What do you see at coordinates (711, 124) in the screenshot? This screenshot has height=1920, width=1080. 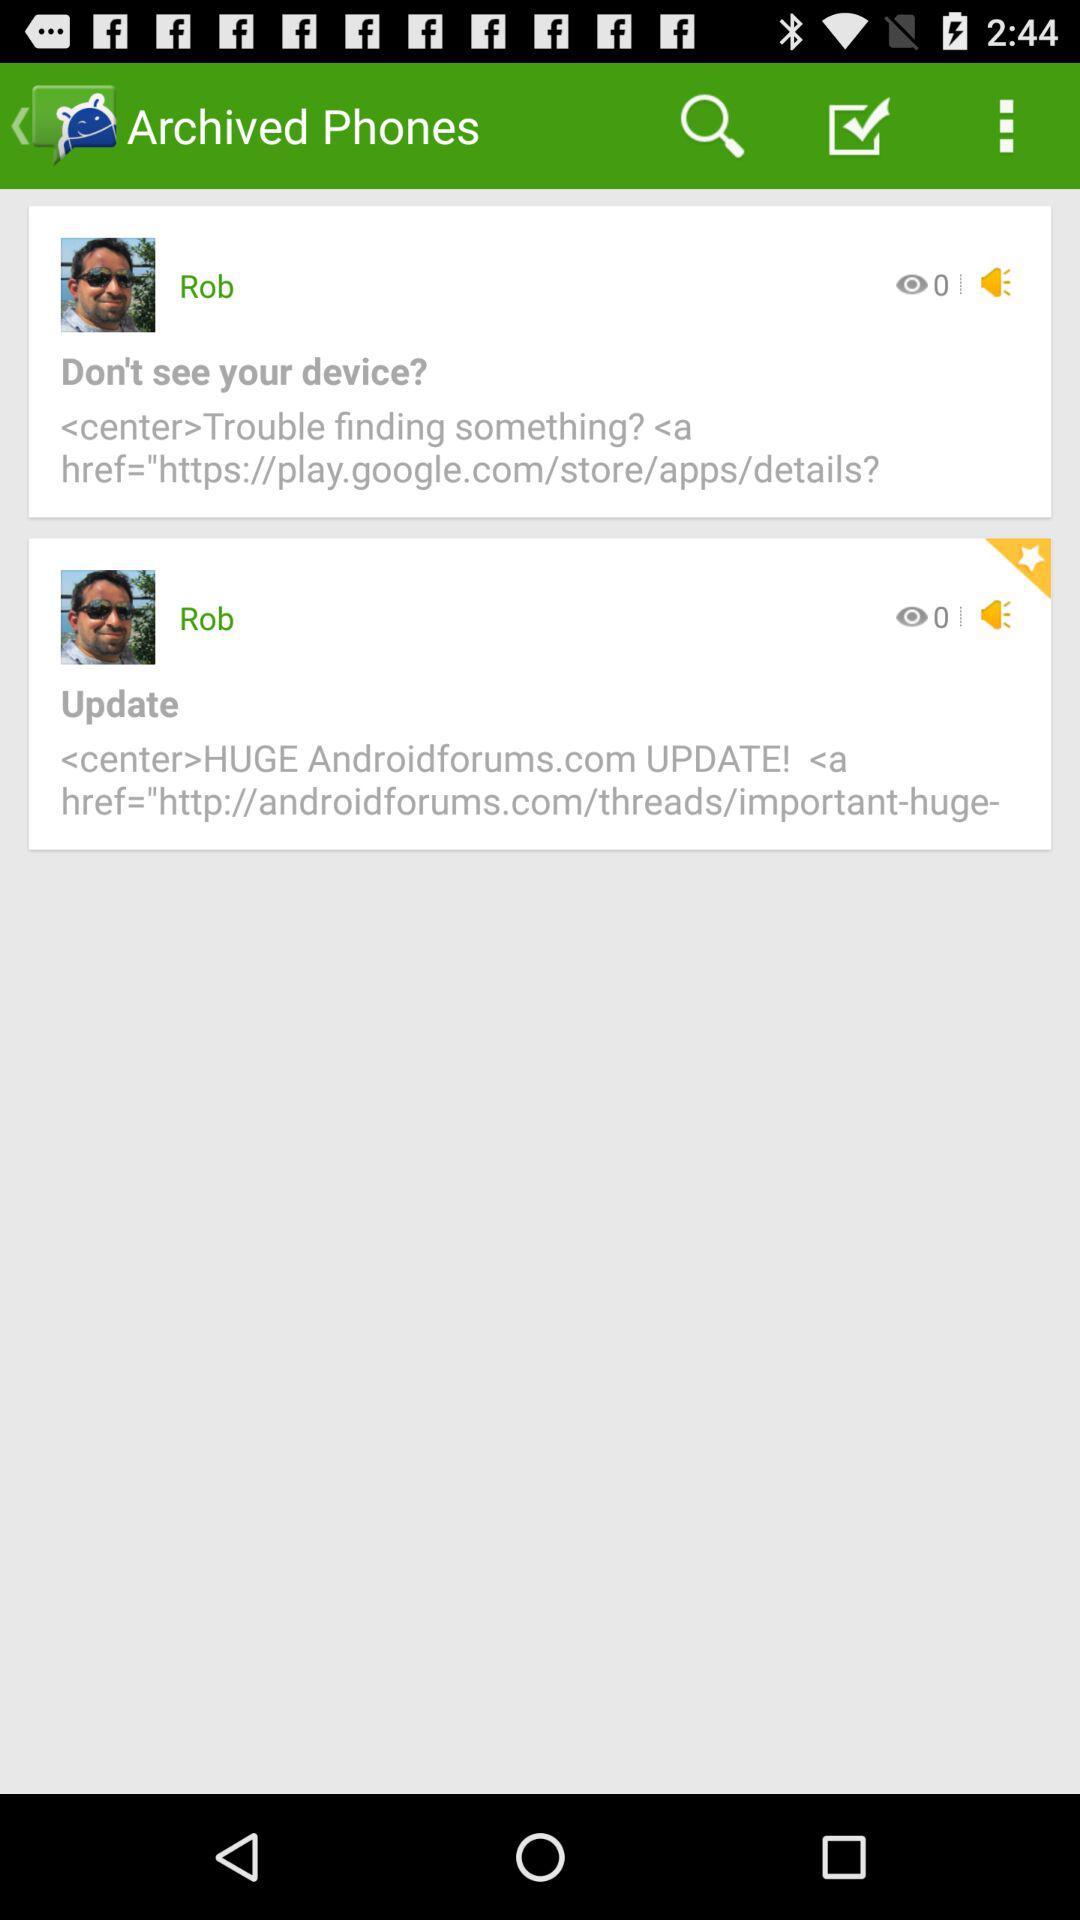 I see `the icon above rob app` at bounding box center [711, 124].